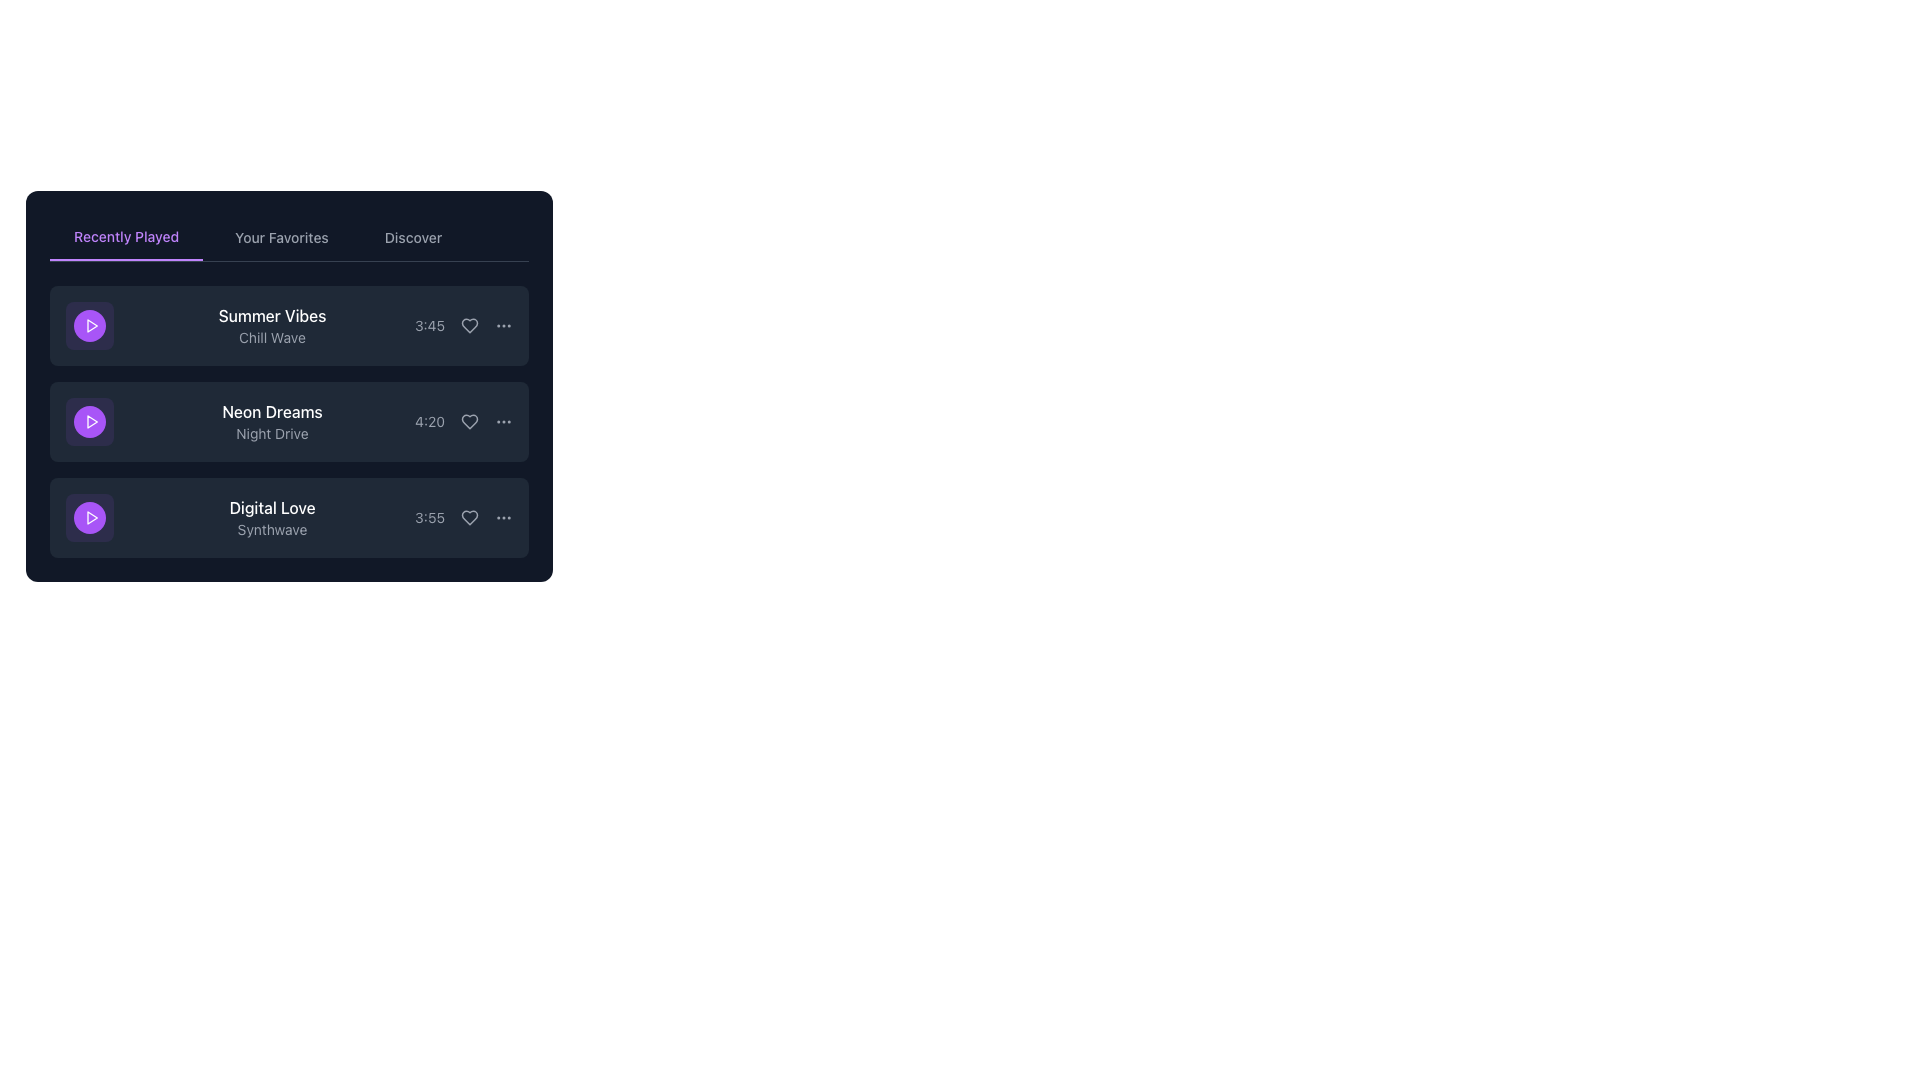 The width and height of the screenshot is (1920, 1080). What do you see at coordinates (125, 237) in the screenshot?
I see `the 'Recently Played' button in the top left of the navigation bar` at bounding box center [125, 237].